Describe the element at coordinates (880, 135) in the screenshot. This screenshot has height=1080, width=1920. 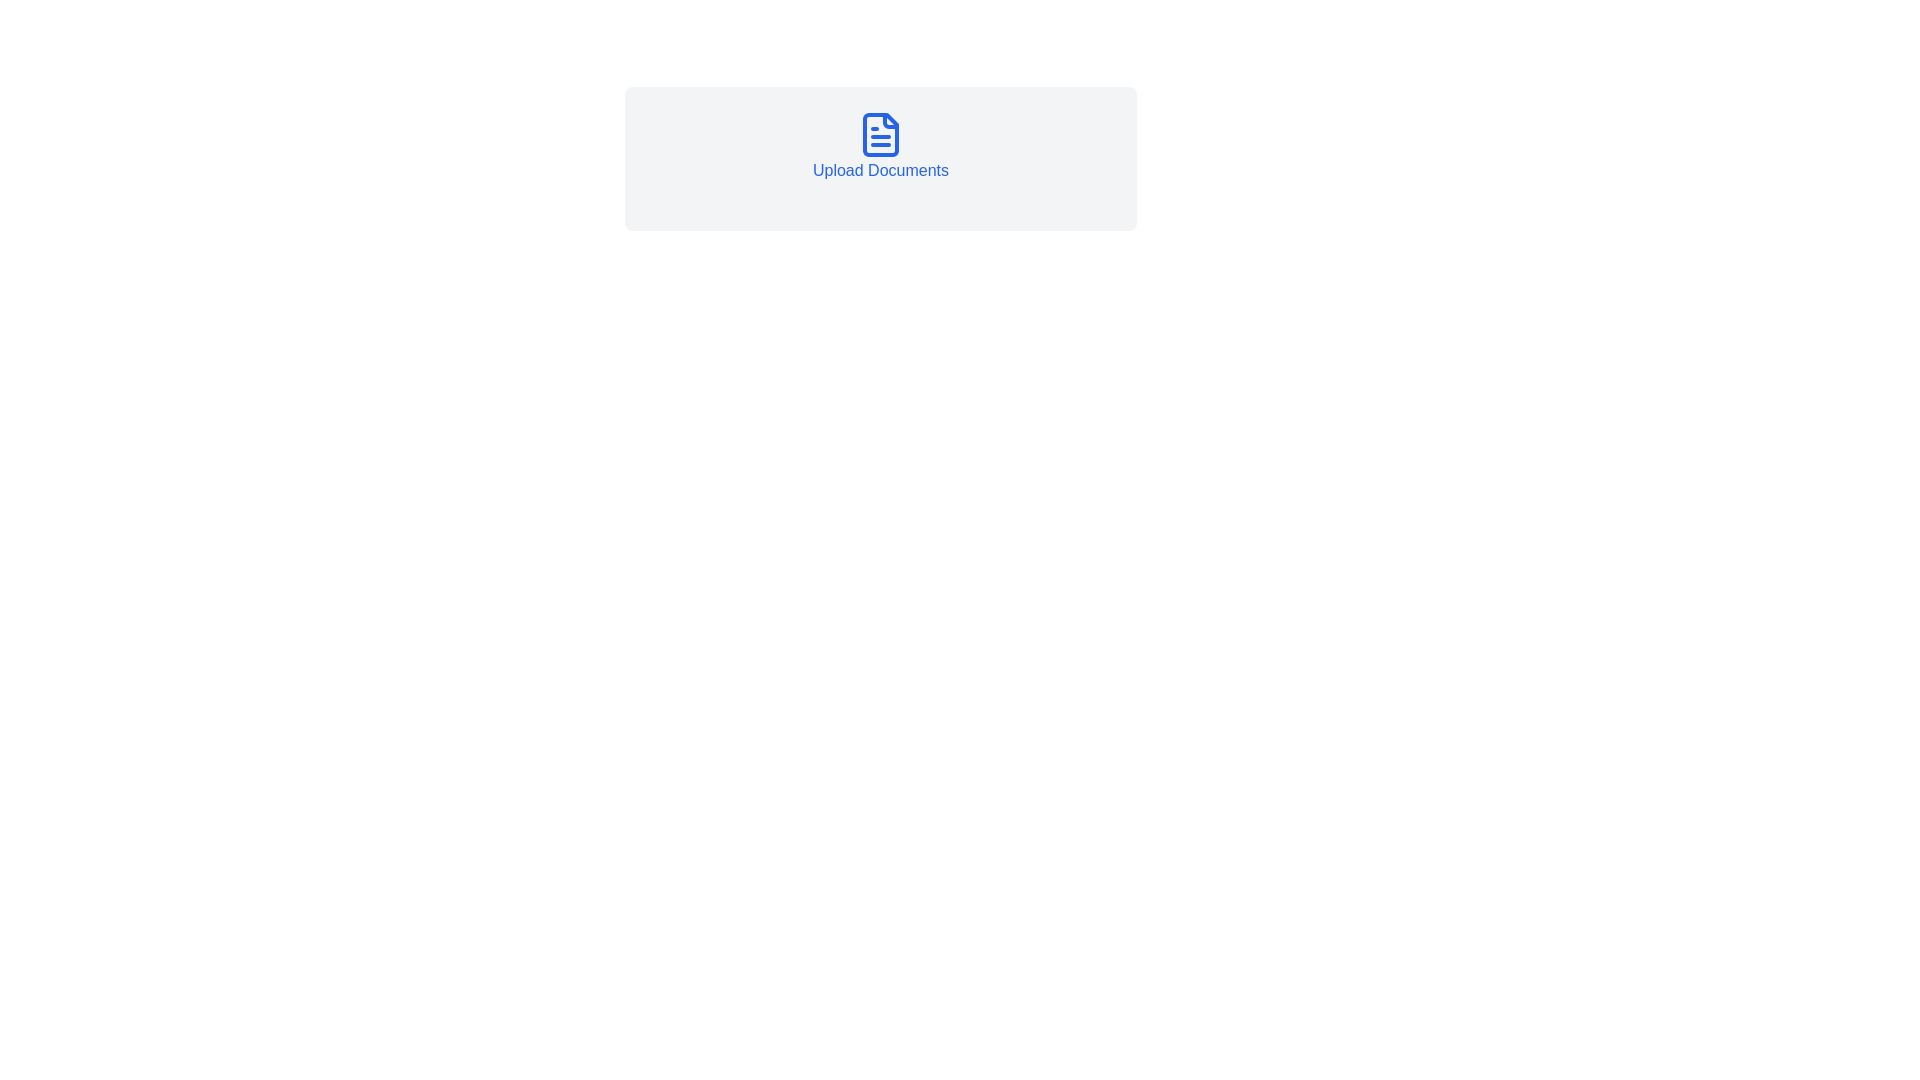
I see `the SVG icon of the document symbol, which is located in the center of a rectangular box` at that location.